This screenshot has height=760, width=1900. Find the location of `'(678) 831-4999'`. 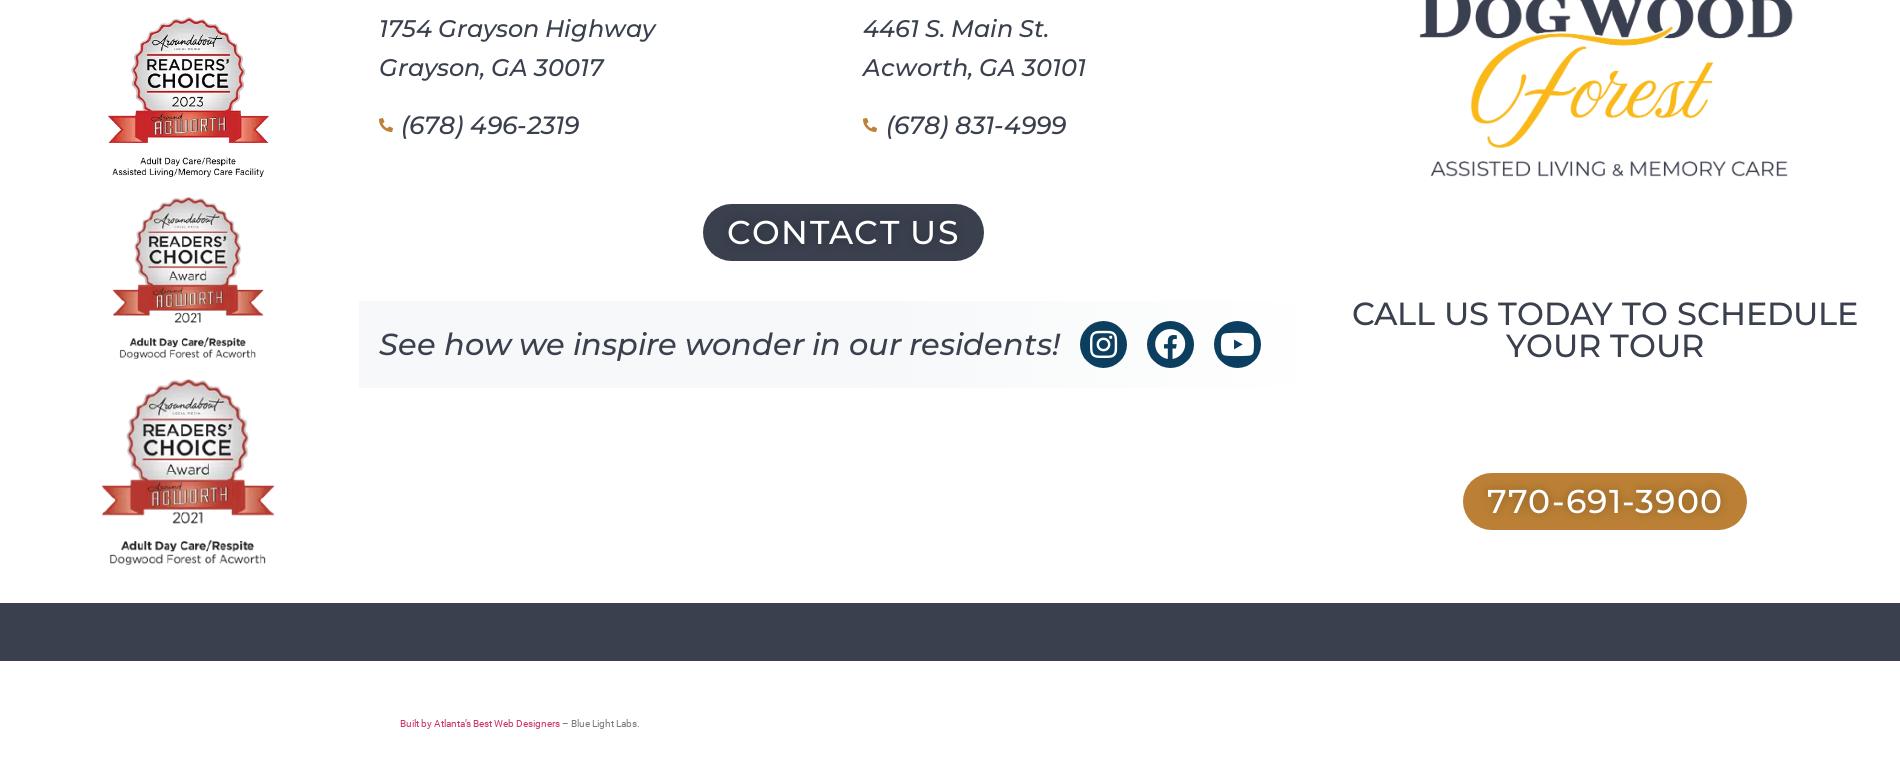

'(678) 831-4999' is located at coordinates (975, 124).